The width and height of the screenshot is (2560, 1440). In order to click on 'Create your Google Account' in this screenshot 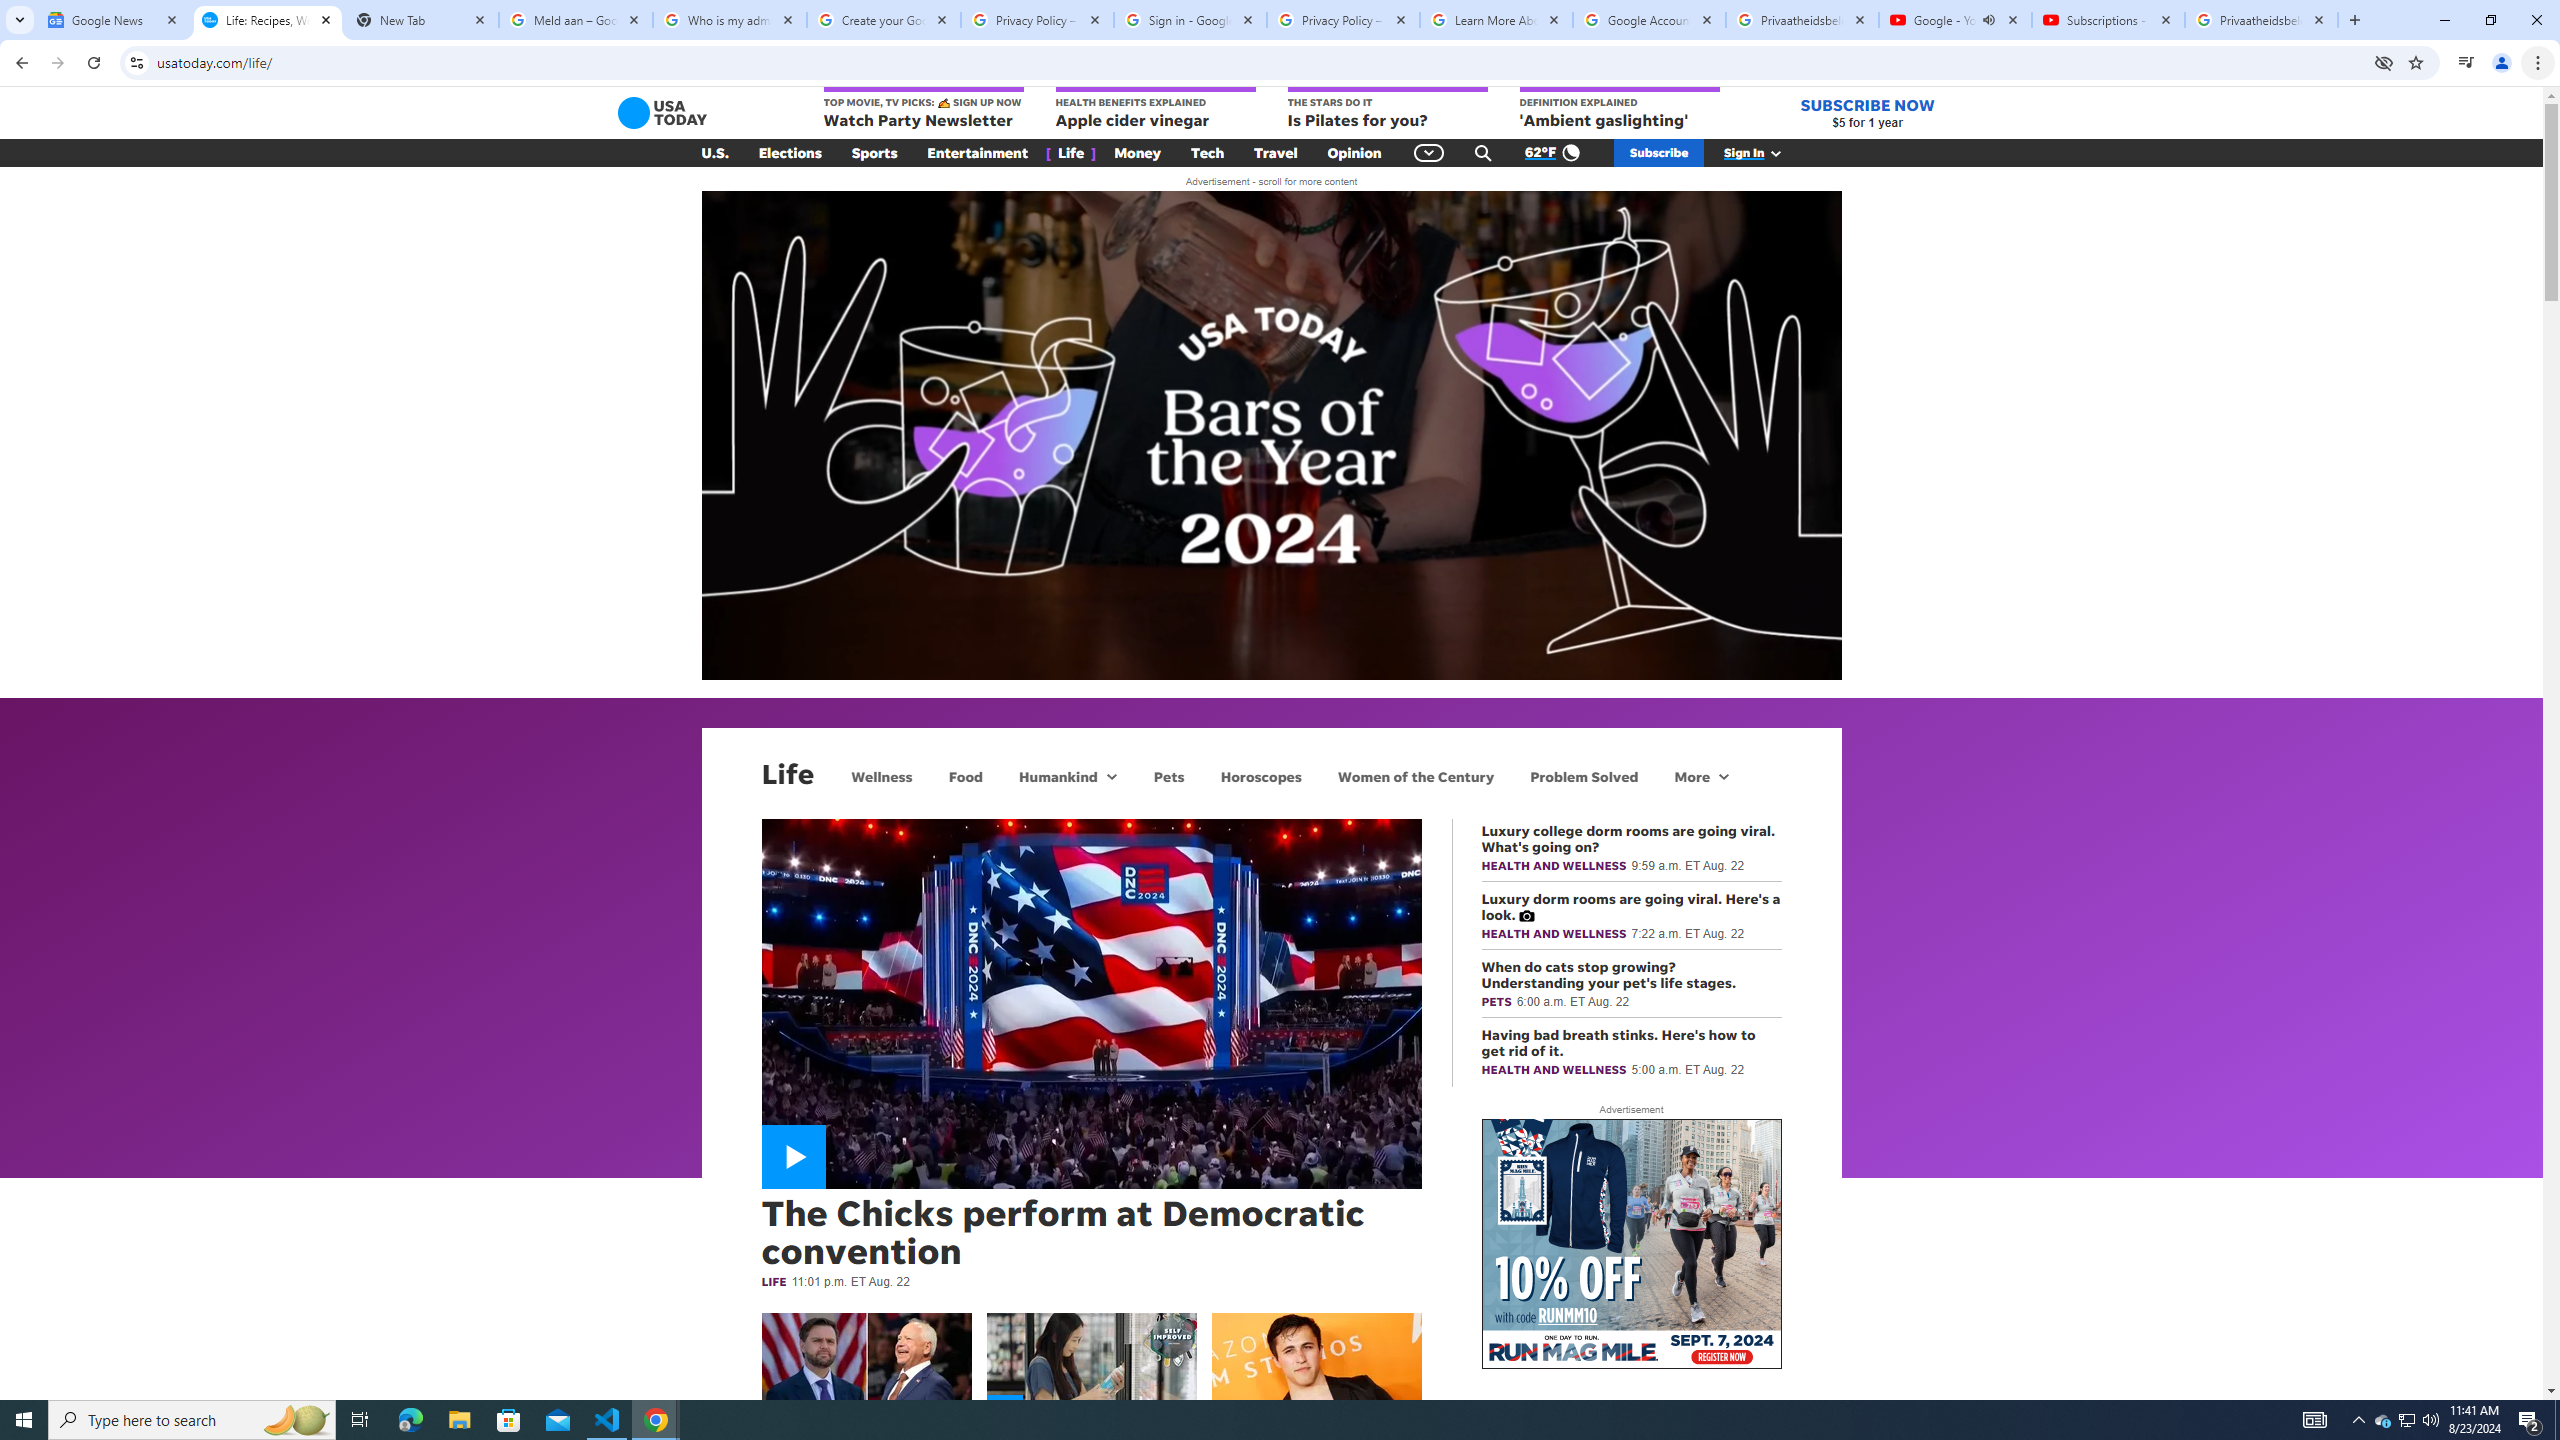, I will do `click(884, 19)`.